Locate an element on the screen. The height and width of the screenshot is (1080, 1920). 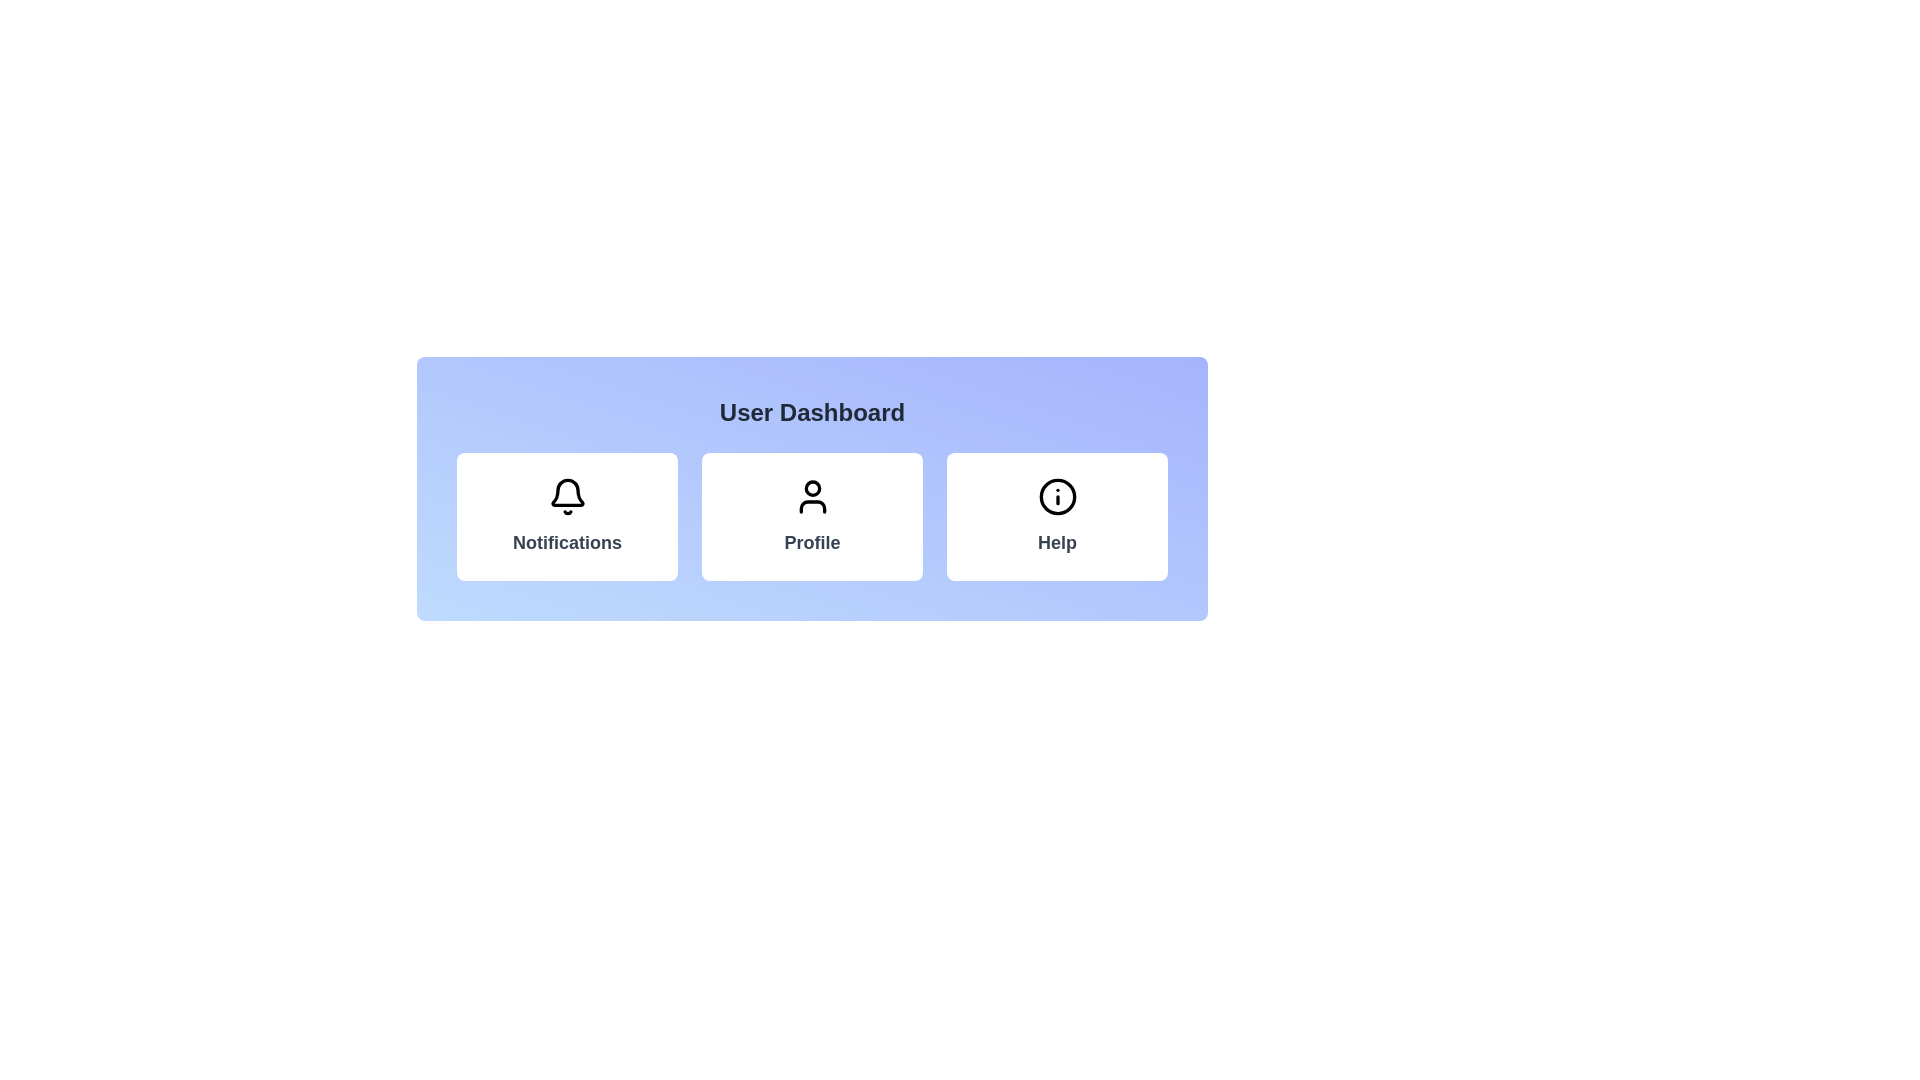
the 'Profile' text label, which is styled in a large, bold, gray font and is located in the central column of a three-column layout, directly below a user silhouette icon is located at coordinates (812, 543).